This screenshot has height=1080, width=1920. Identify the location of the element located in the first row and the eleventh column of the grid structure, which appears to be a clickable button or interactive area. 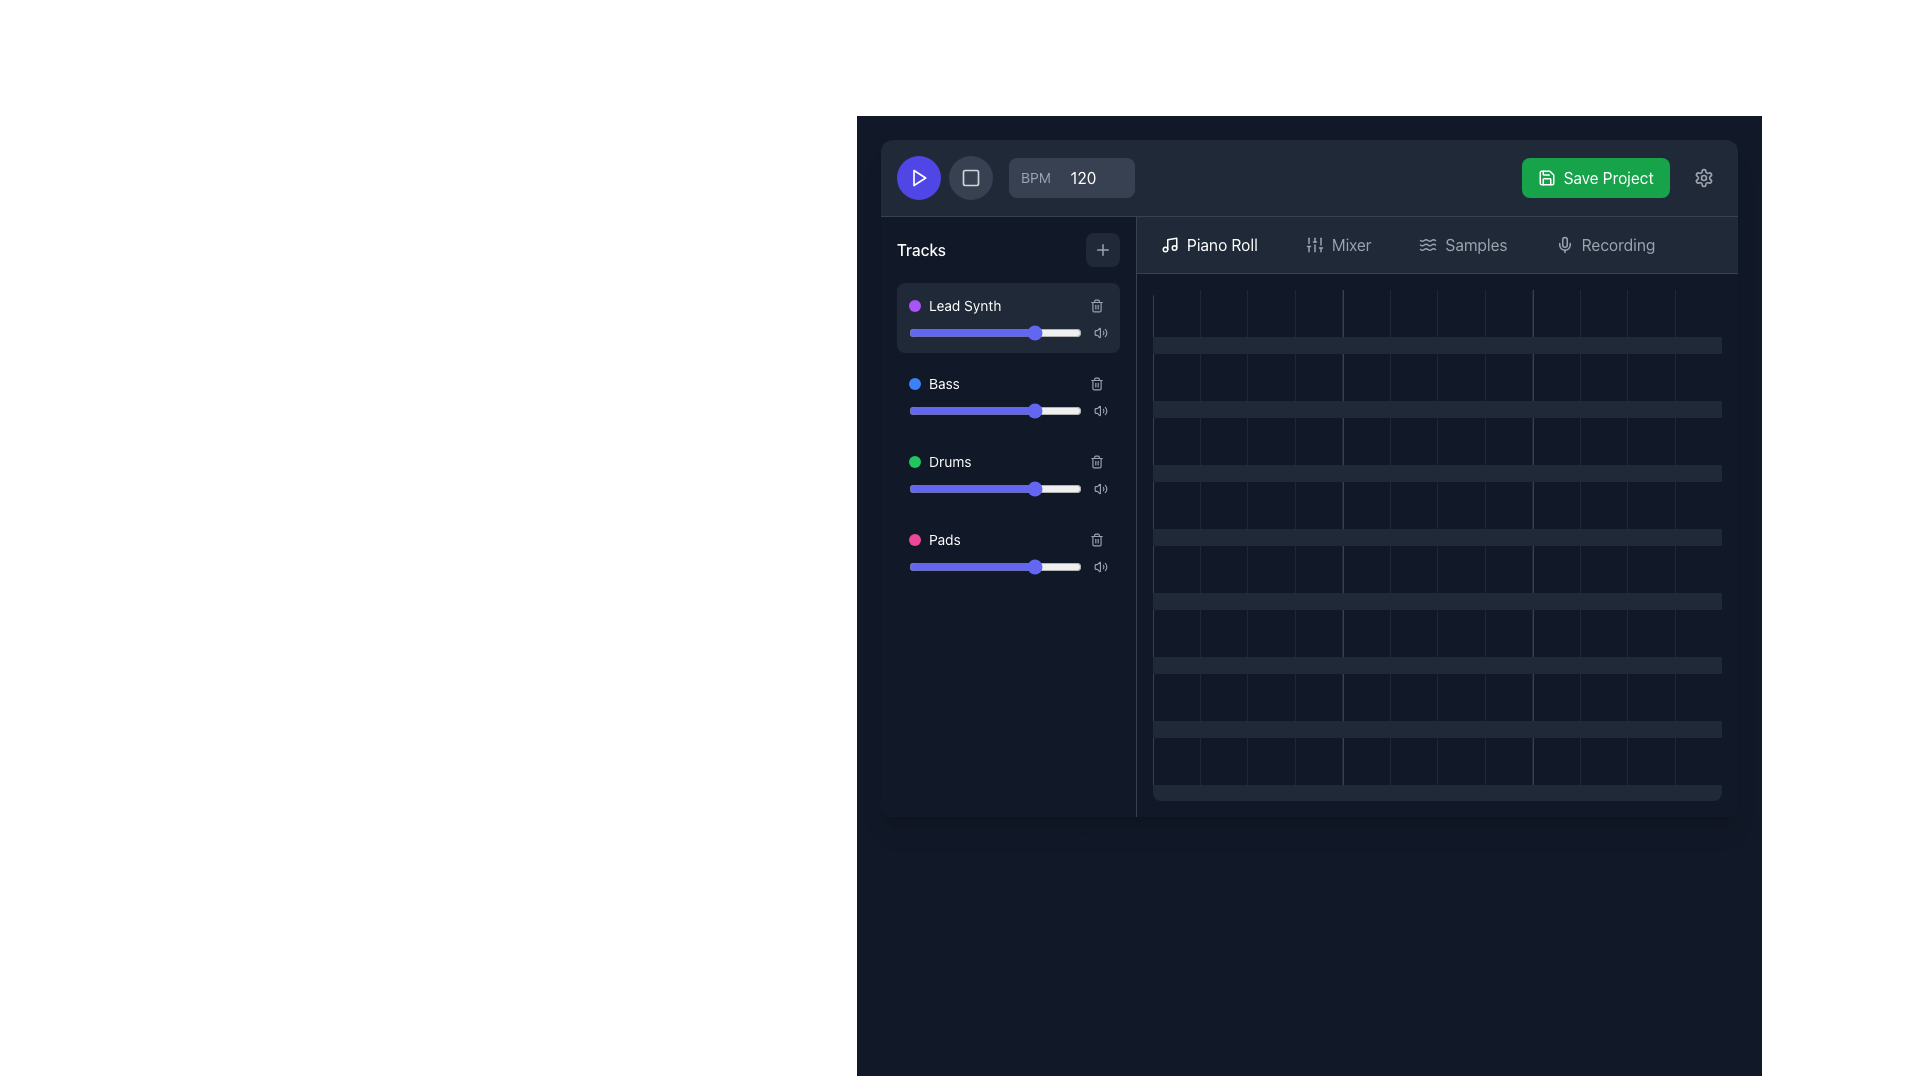
(1603, 313).